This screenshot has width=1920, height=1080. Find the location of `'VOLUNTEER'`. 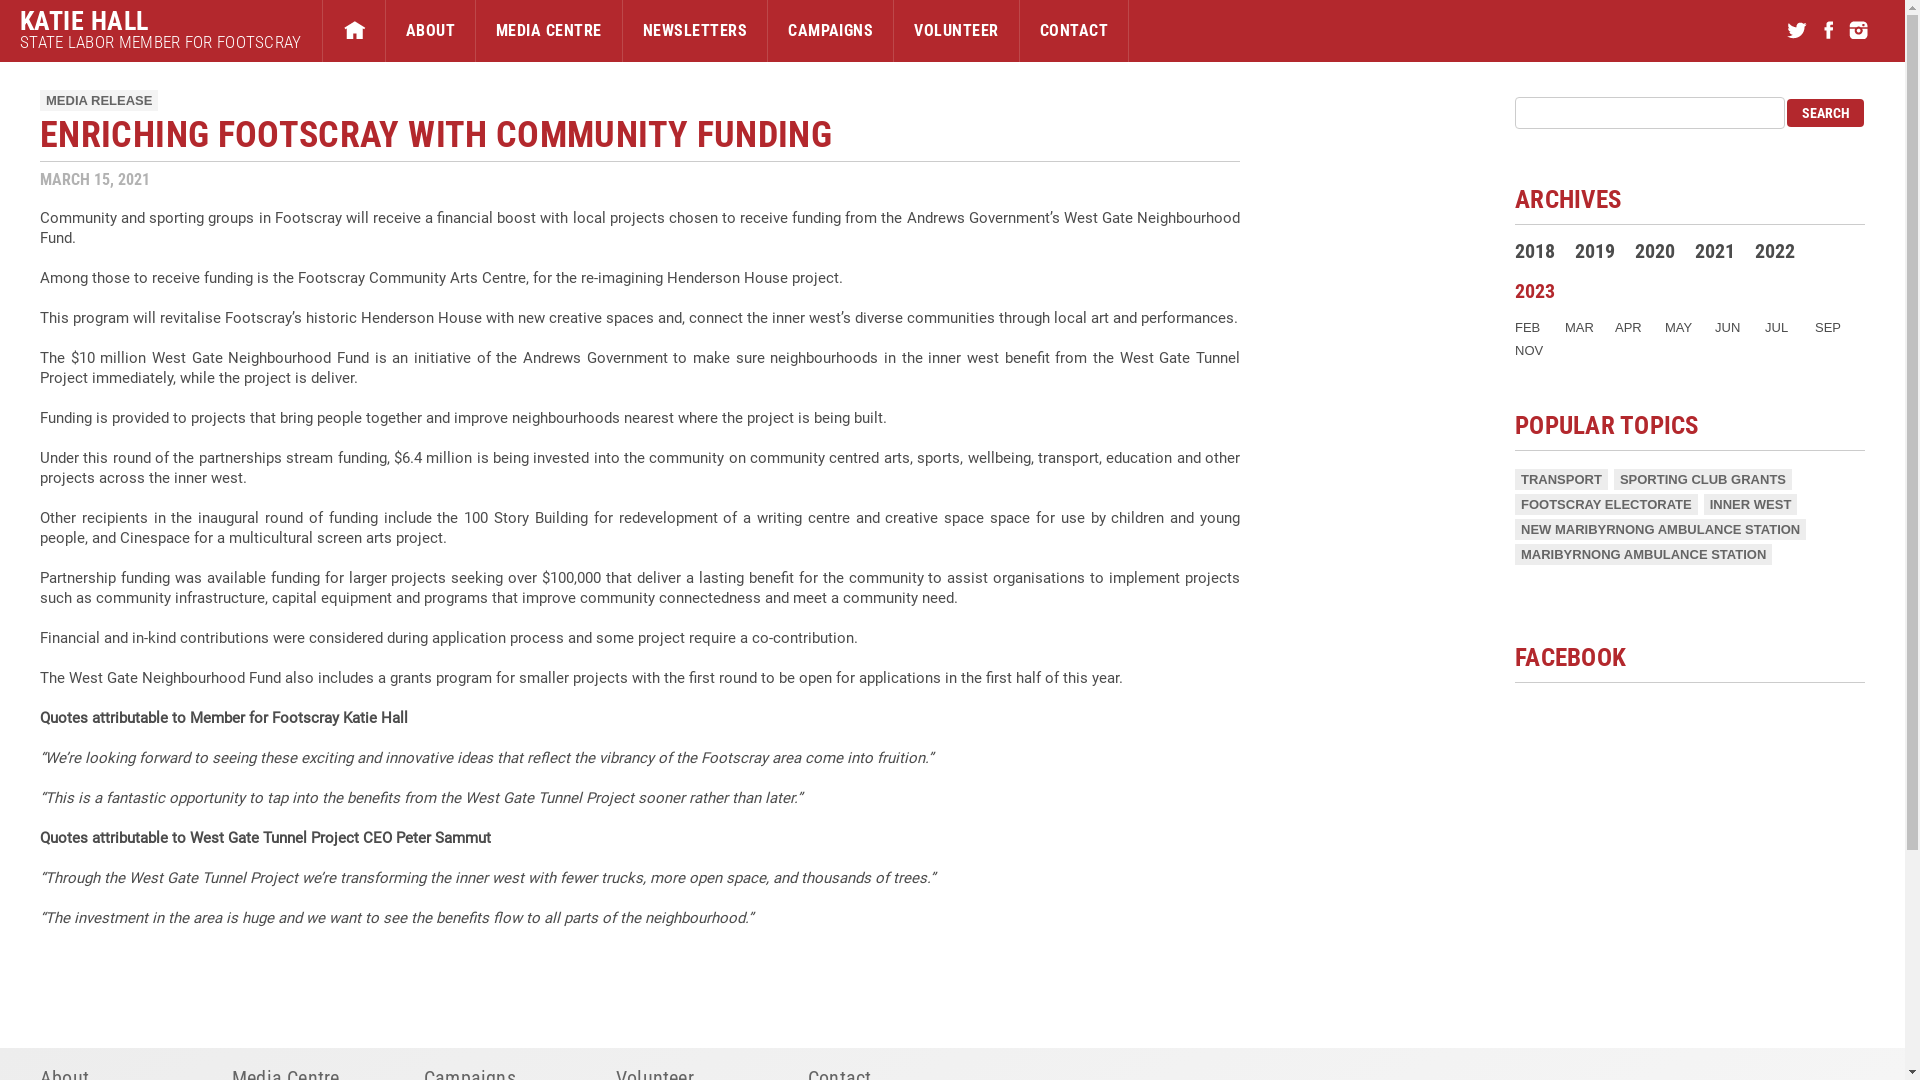

'VOLUNTEER' is located at coordinates (954, 30).